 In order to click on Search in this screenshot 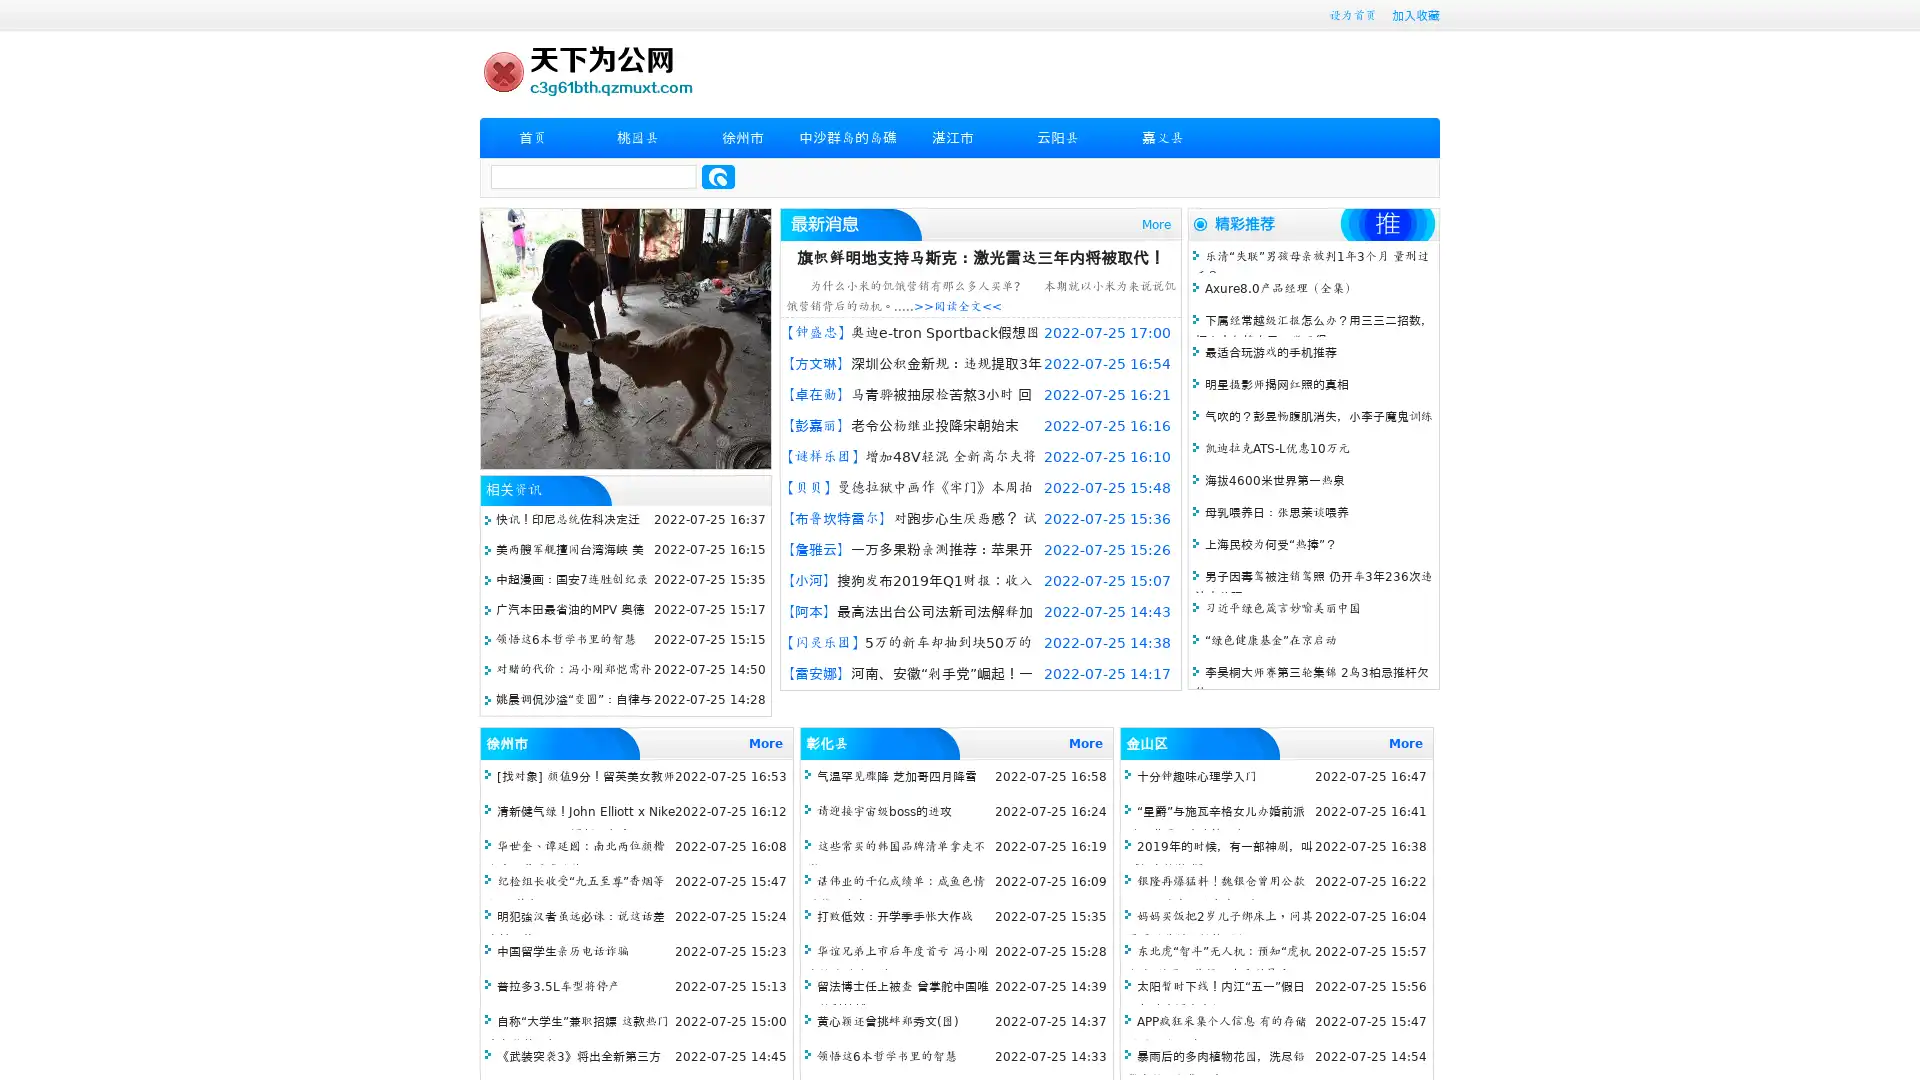, I will do `click(718, 176)`.